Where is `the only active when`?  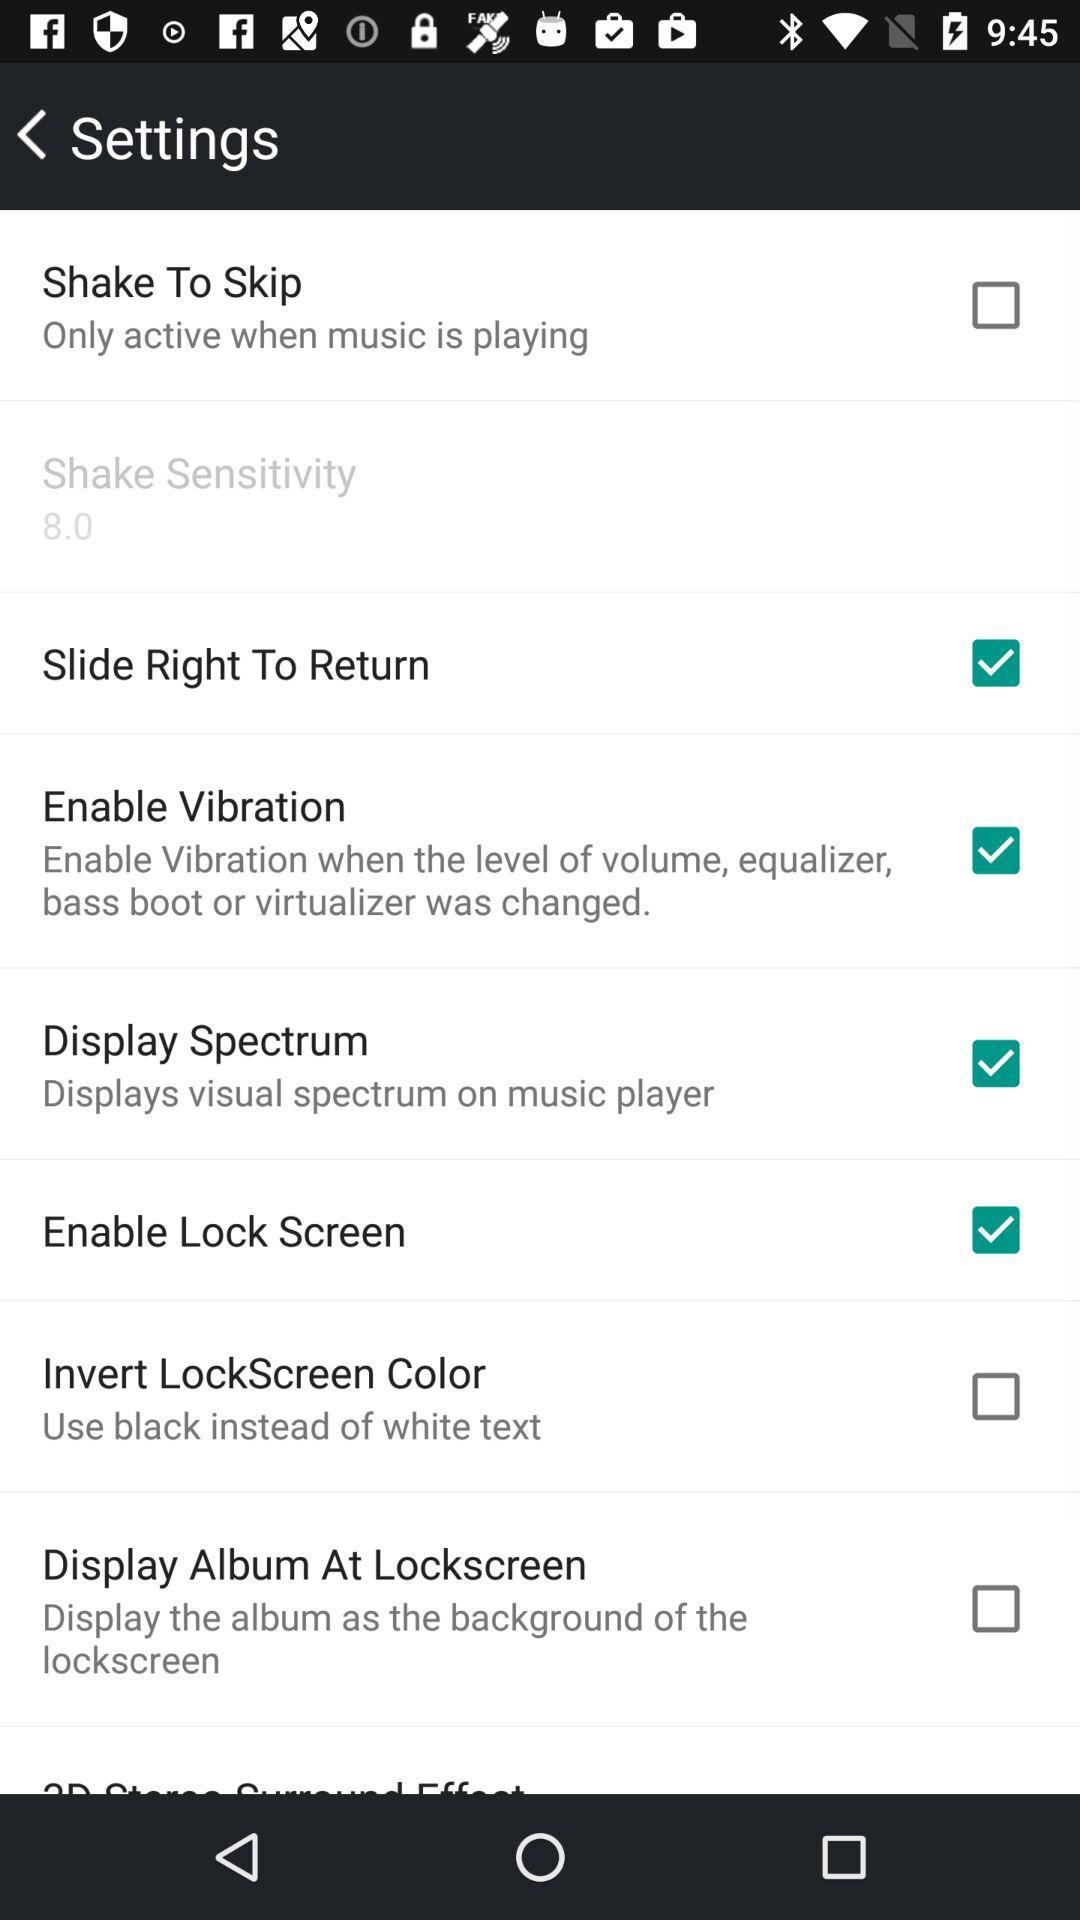
the only active when is located at coordinates (315, 333).